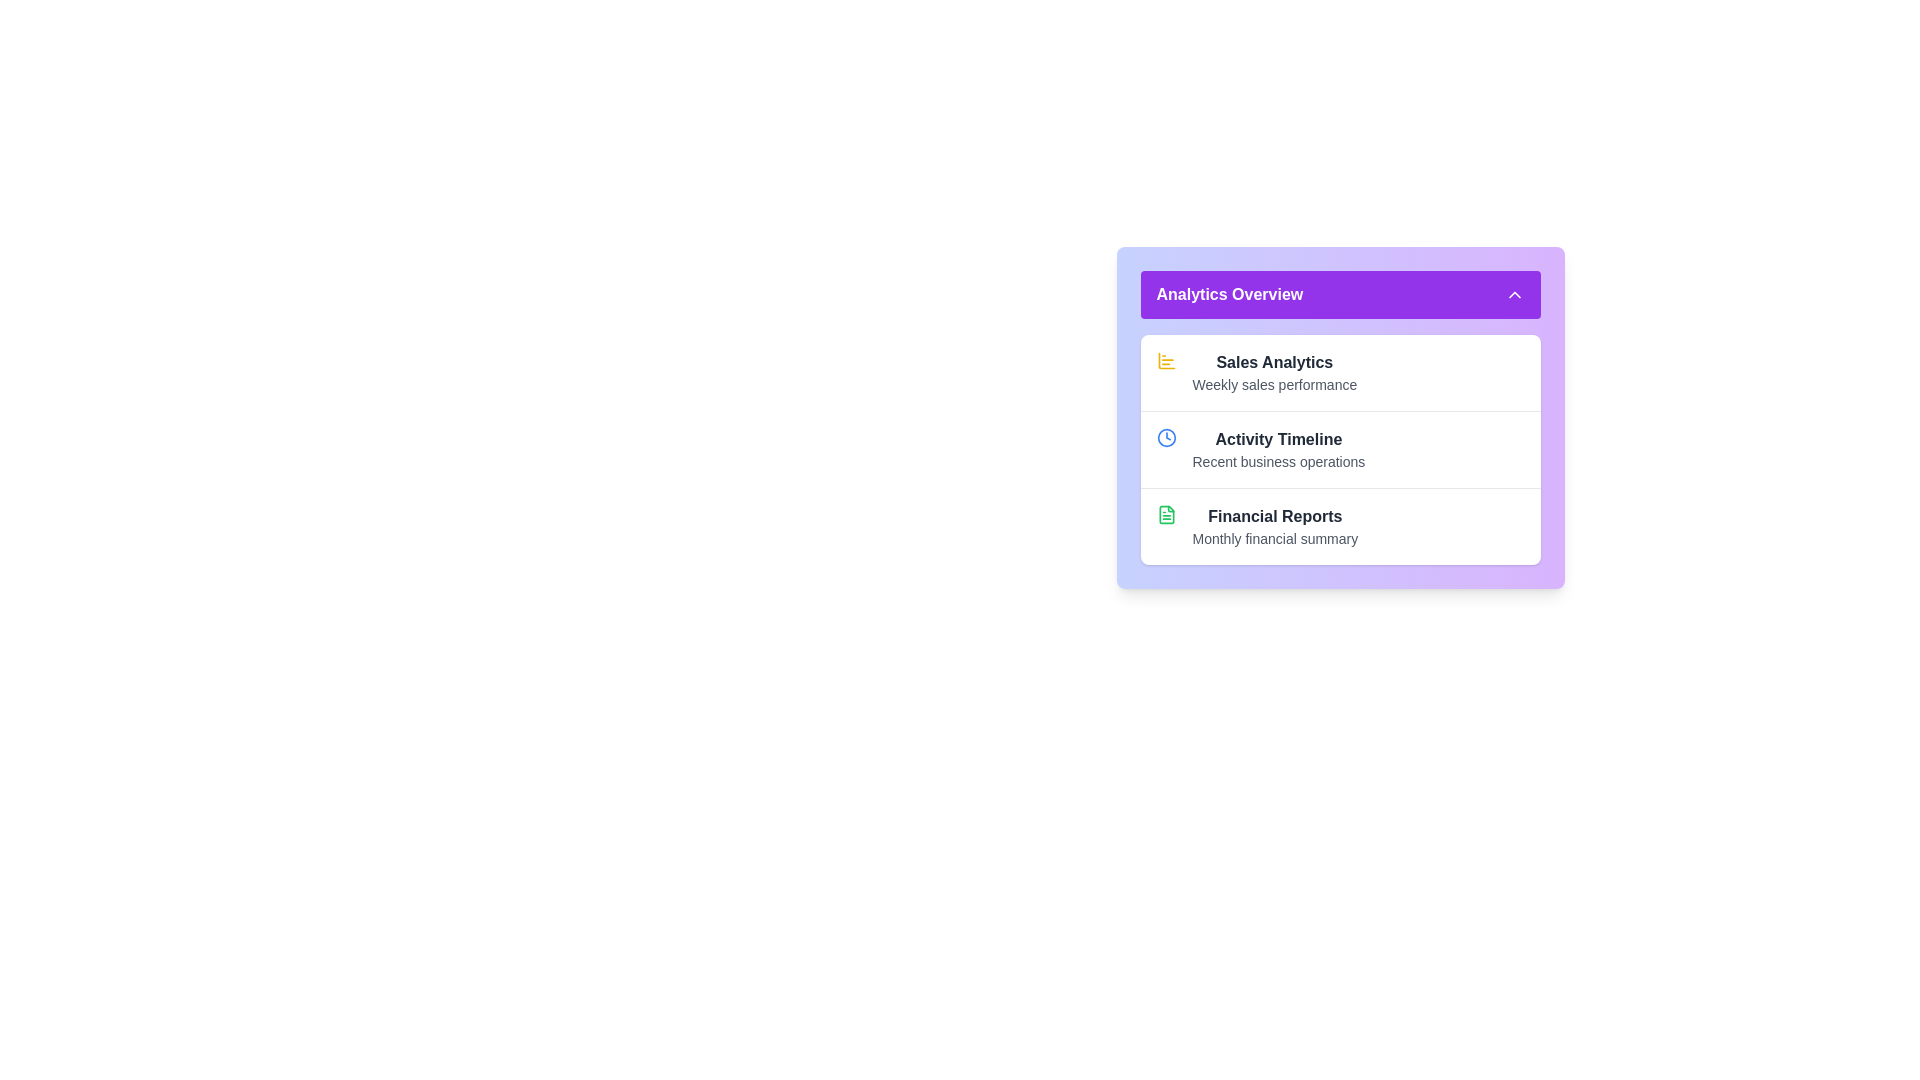 The height and width of the screenshot is (1080, 1920). What do you see at coordinates (1274, 515) in the screenshot?
I see `text label that serves as the title for the 'Financial Reports' section, positioned in the 'Analytics Overview' panel, specifically as the main title of the third list item` at bounding box center [1274, 515].